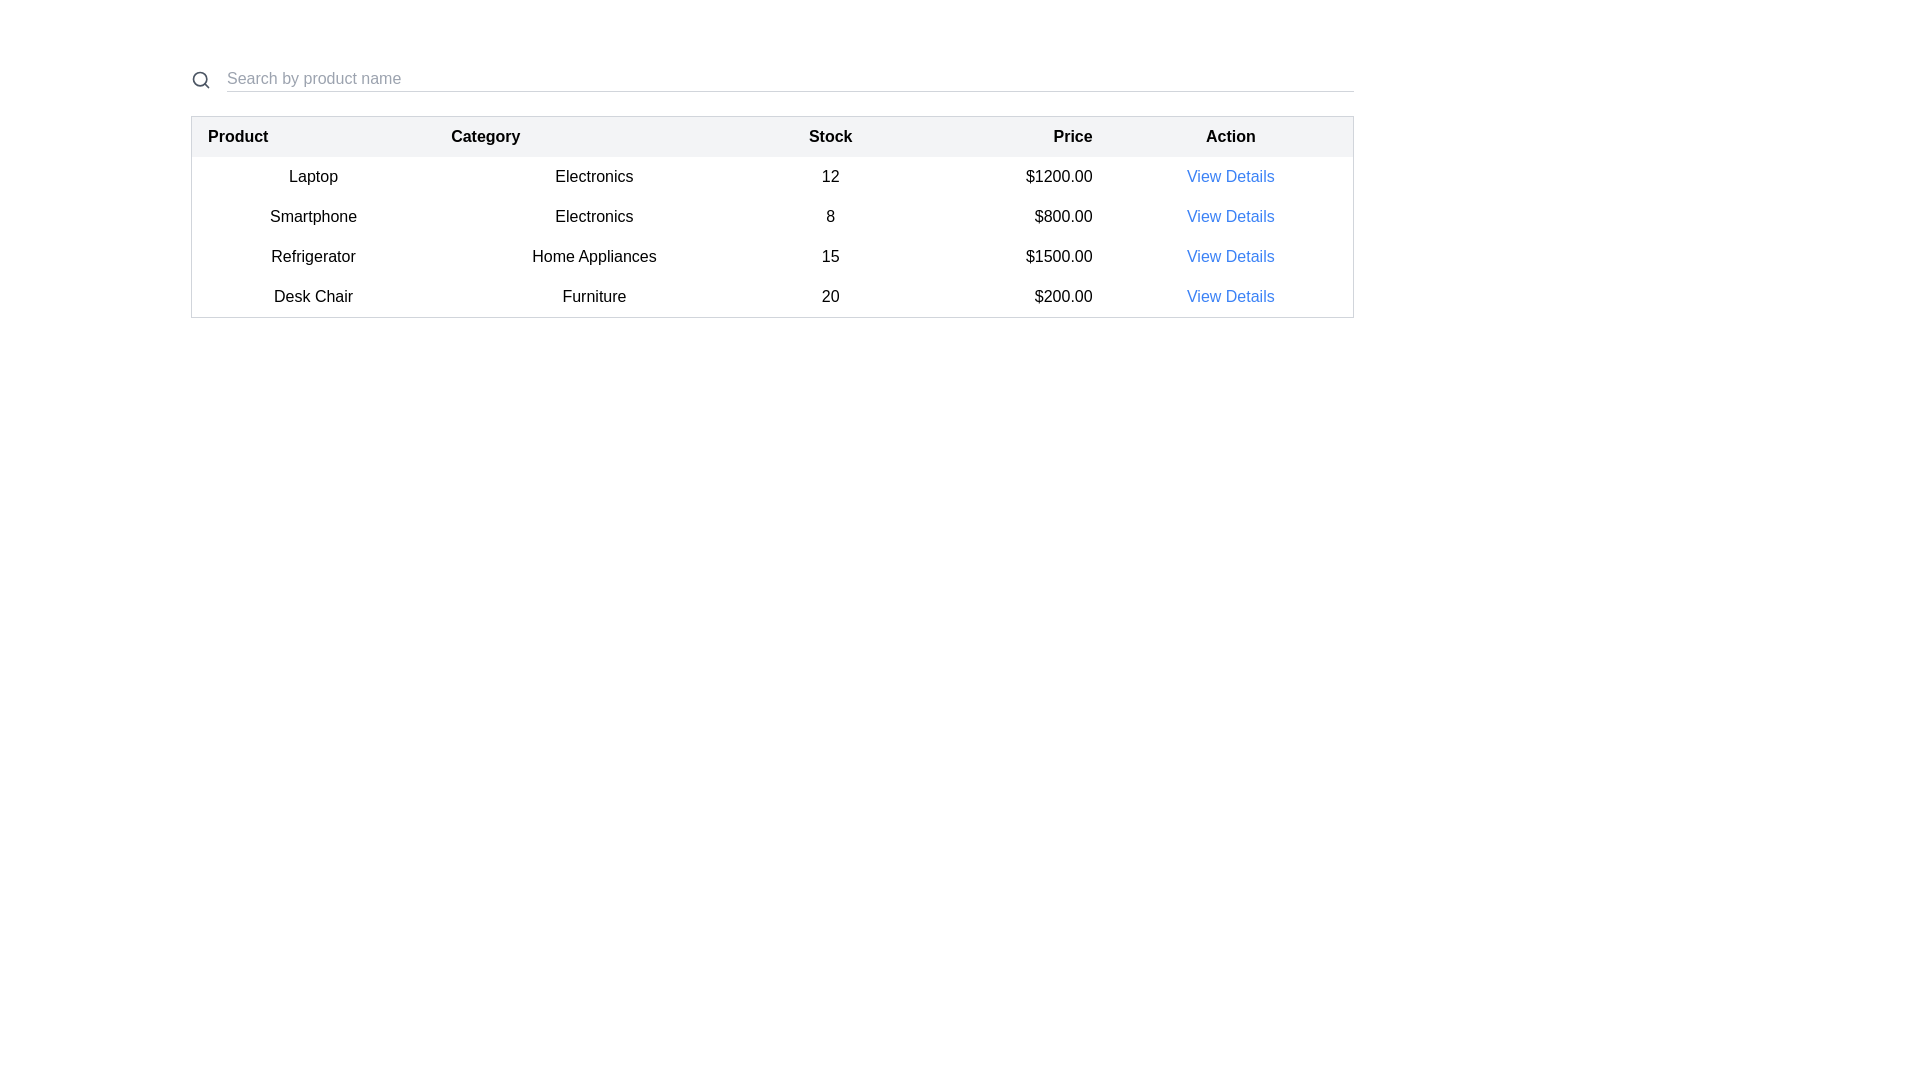  I want to click on the interactive link in the topmost row of the 'Action' column of the table, so click(1229, 176).